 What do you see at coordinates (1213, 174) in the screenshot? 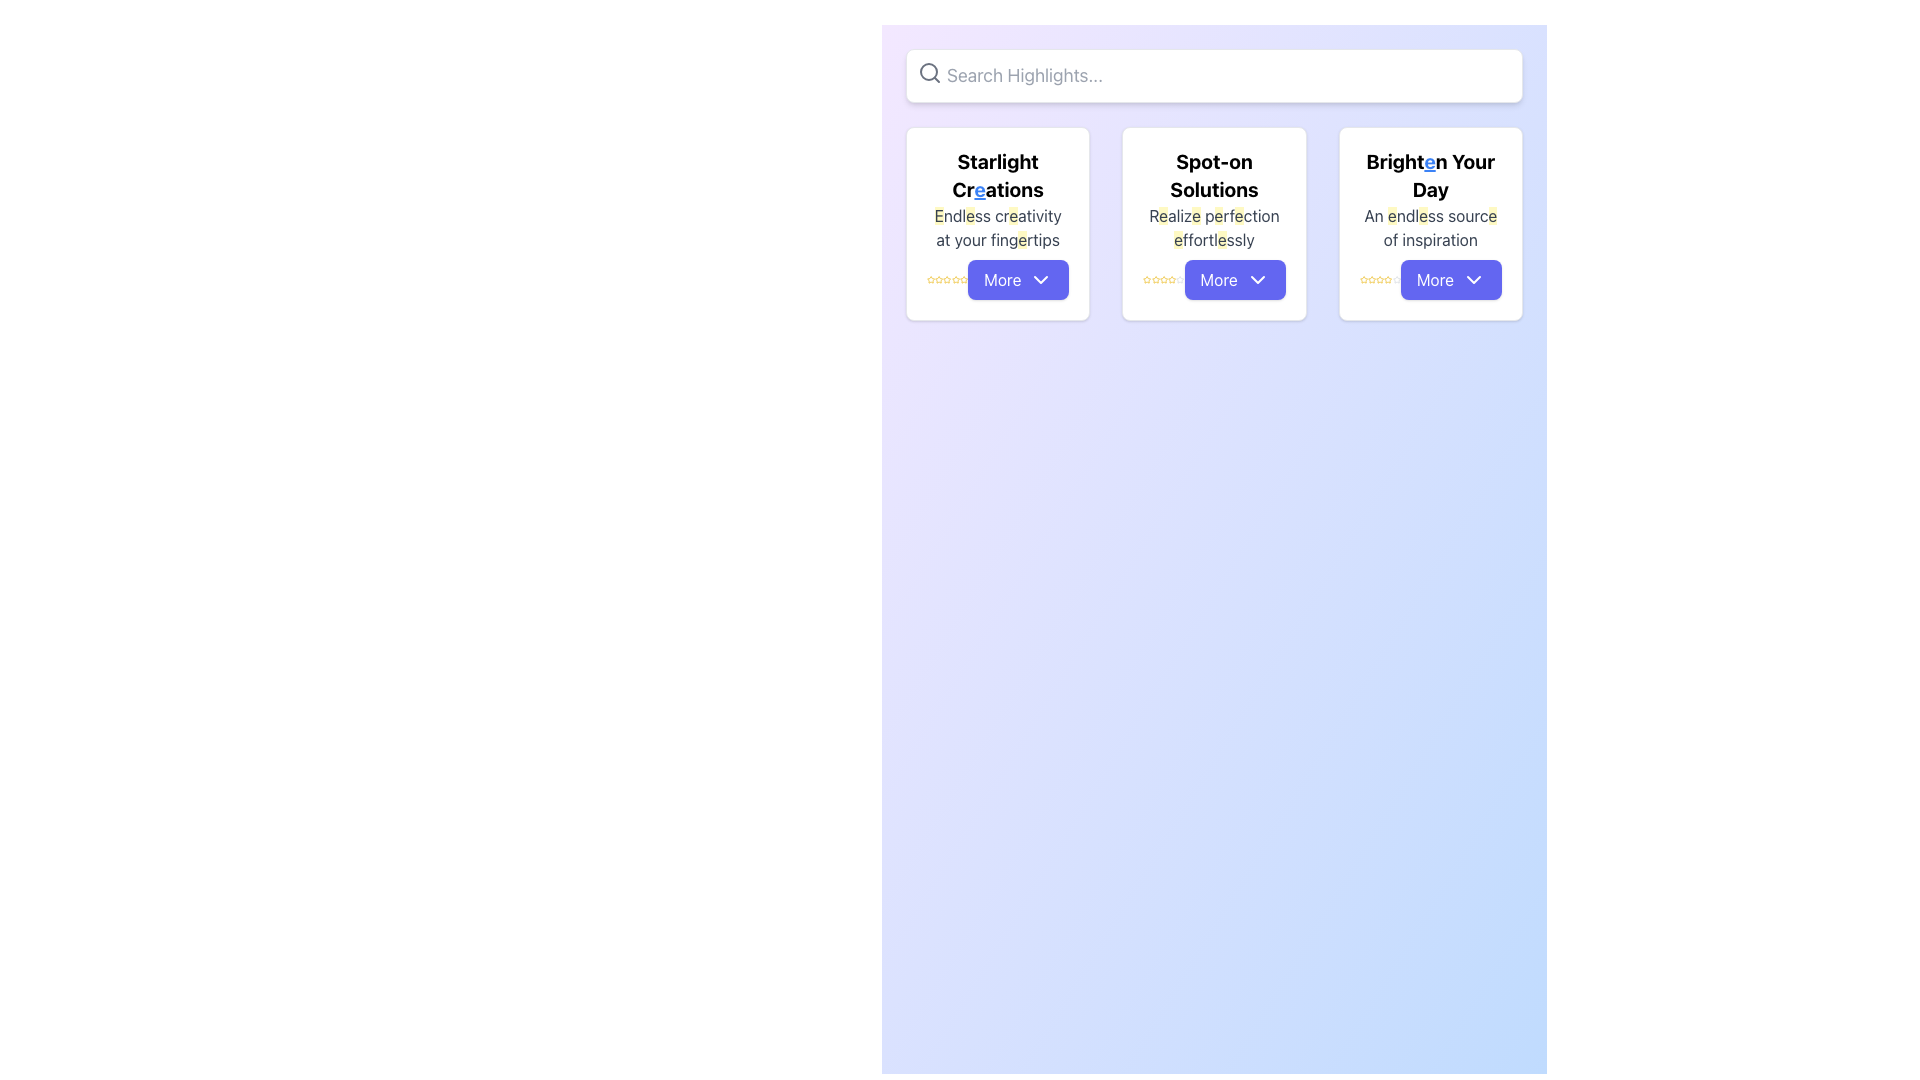
I see `bold black text that says 'Spot-on Solutions', which is centrally positioned in the second card of a three-column layout on a soft gradient background` at bounding box center [1213, 174].